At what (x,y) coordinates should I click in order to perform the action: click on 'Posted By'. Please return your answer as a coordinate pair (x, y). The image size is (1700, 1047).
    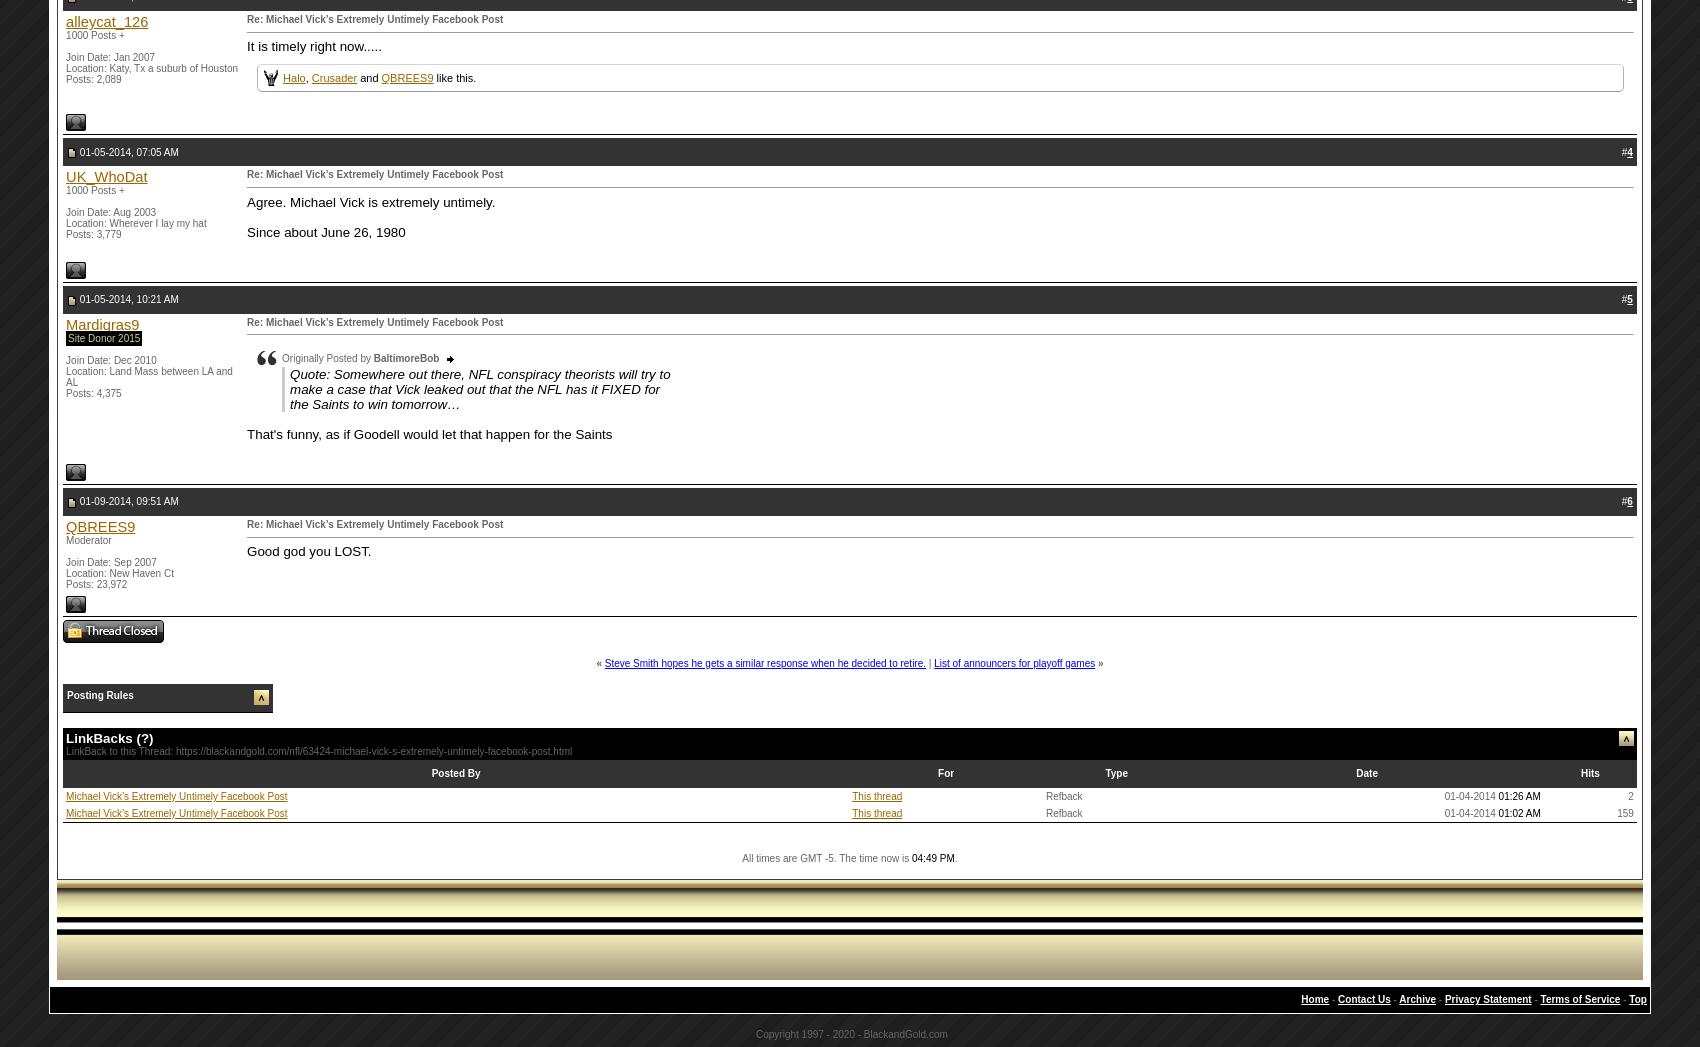
    Looking at the image, I should click on (455, 772).